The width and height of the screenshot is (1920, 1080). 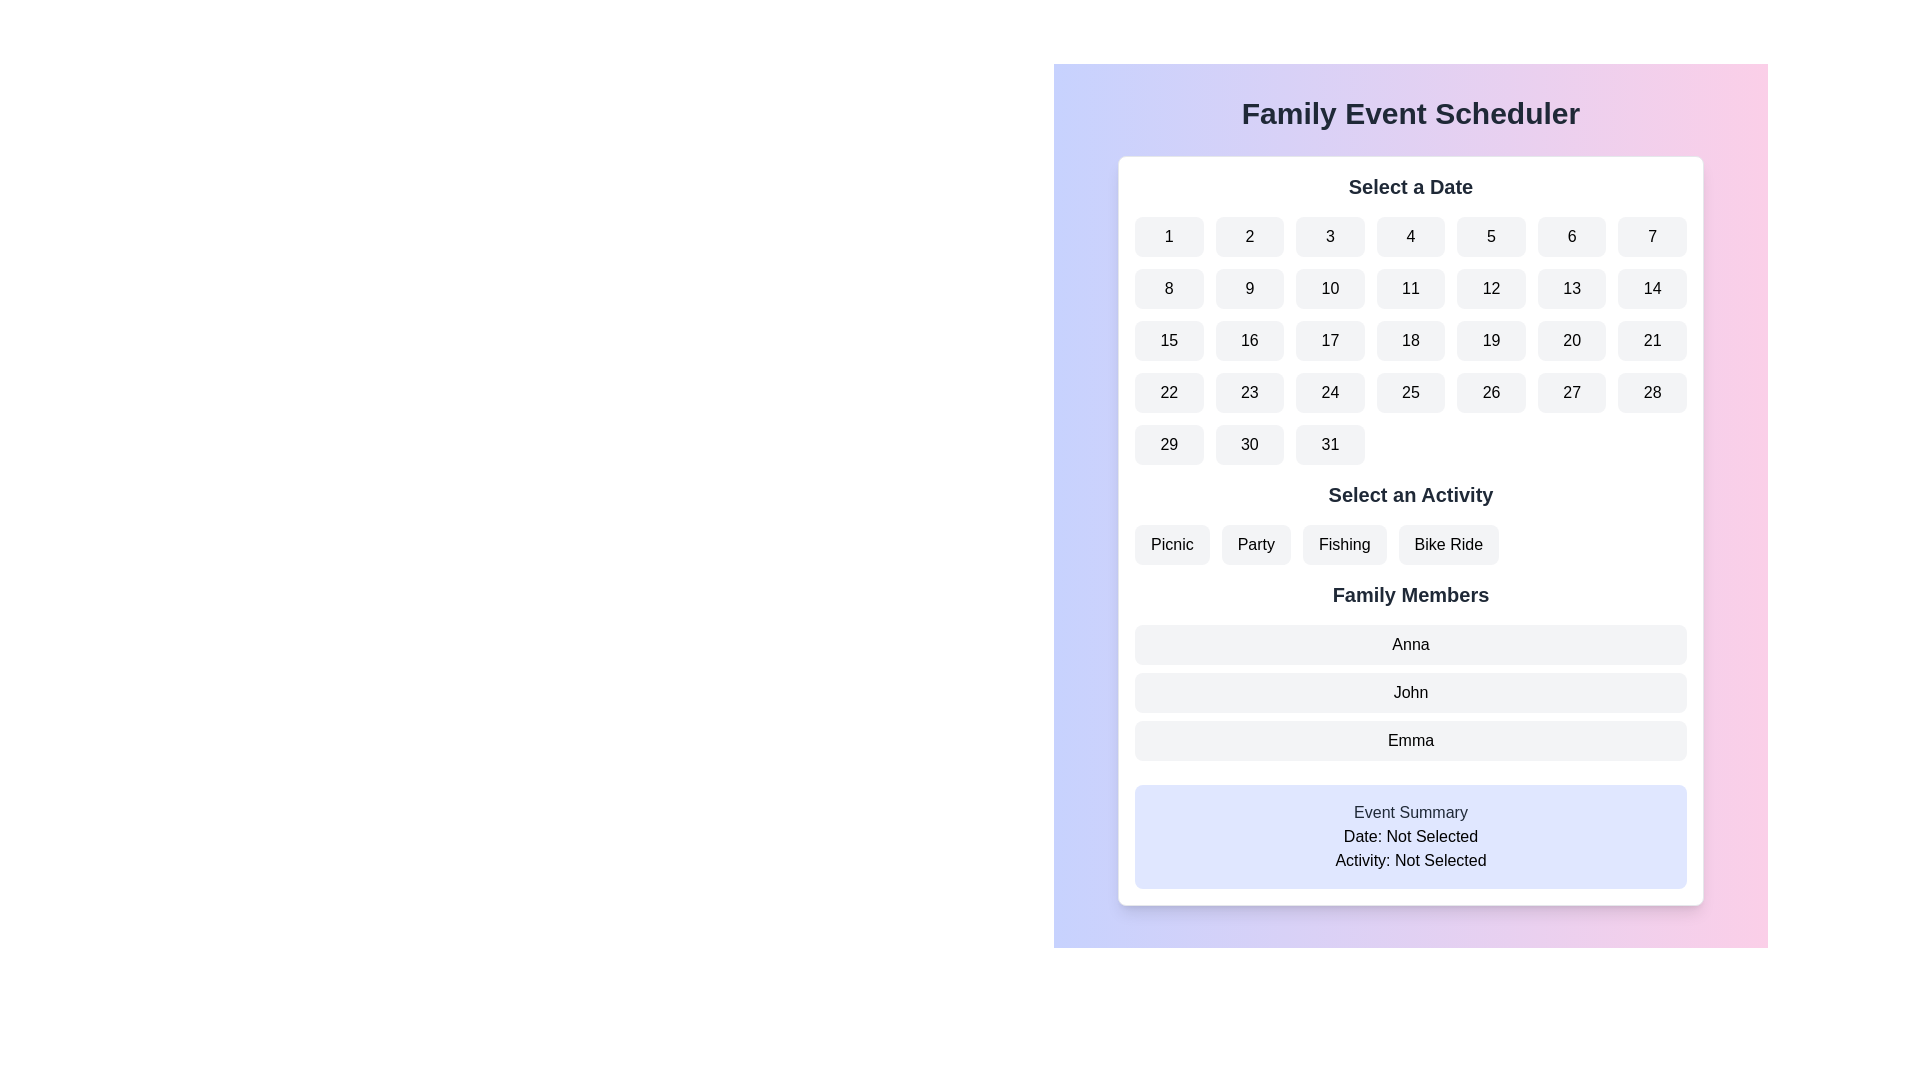 What do you see at coordinates (1410, 393) in the screenshot?
I see `the button displaying the number '25' by navigating to it` at bounding box center [1410, 393].